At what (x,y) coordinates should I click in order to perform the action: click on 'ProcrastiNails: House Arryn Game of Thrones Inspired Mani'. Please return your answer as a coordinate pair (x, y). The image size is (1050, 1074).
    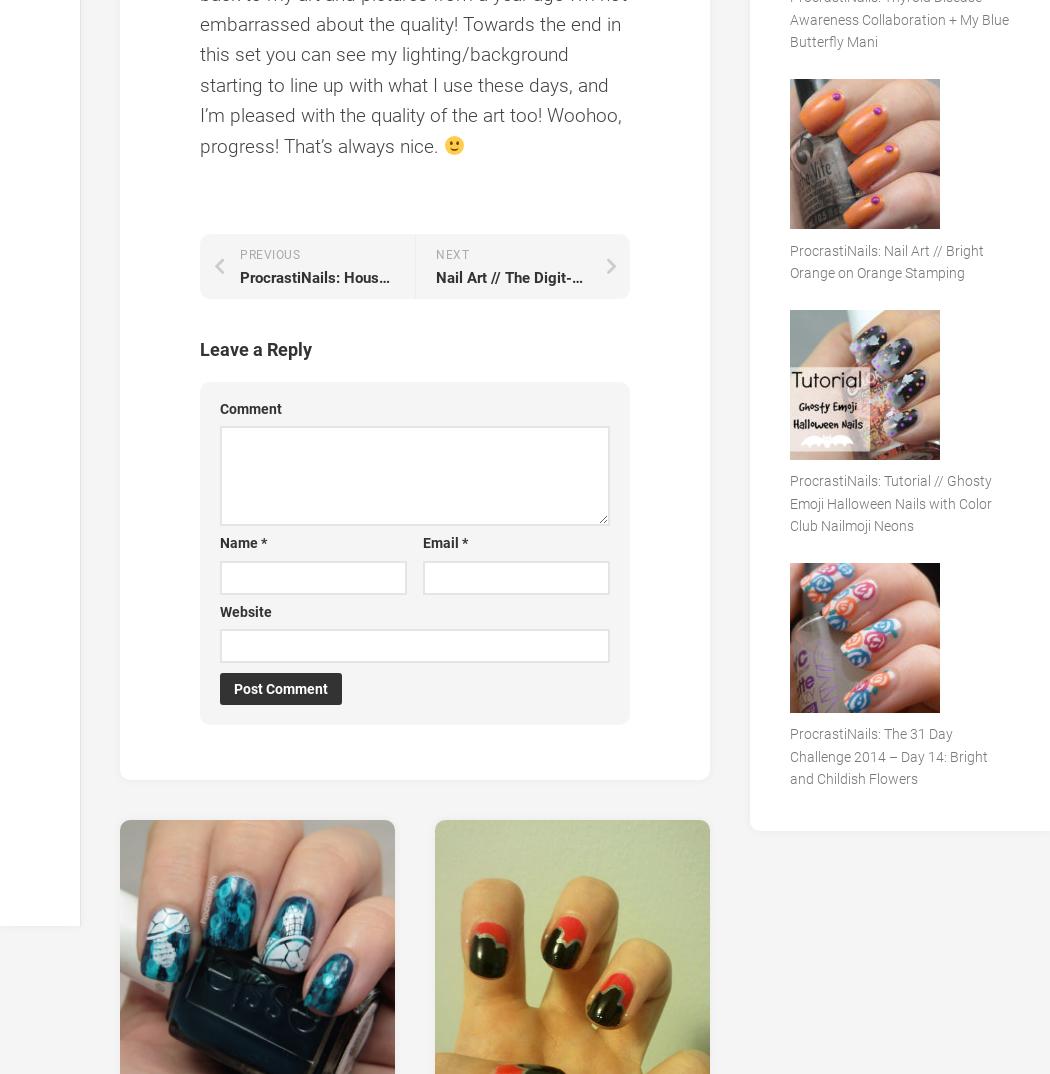
    Looking at the image, I should click on (438, 276).